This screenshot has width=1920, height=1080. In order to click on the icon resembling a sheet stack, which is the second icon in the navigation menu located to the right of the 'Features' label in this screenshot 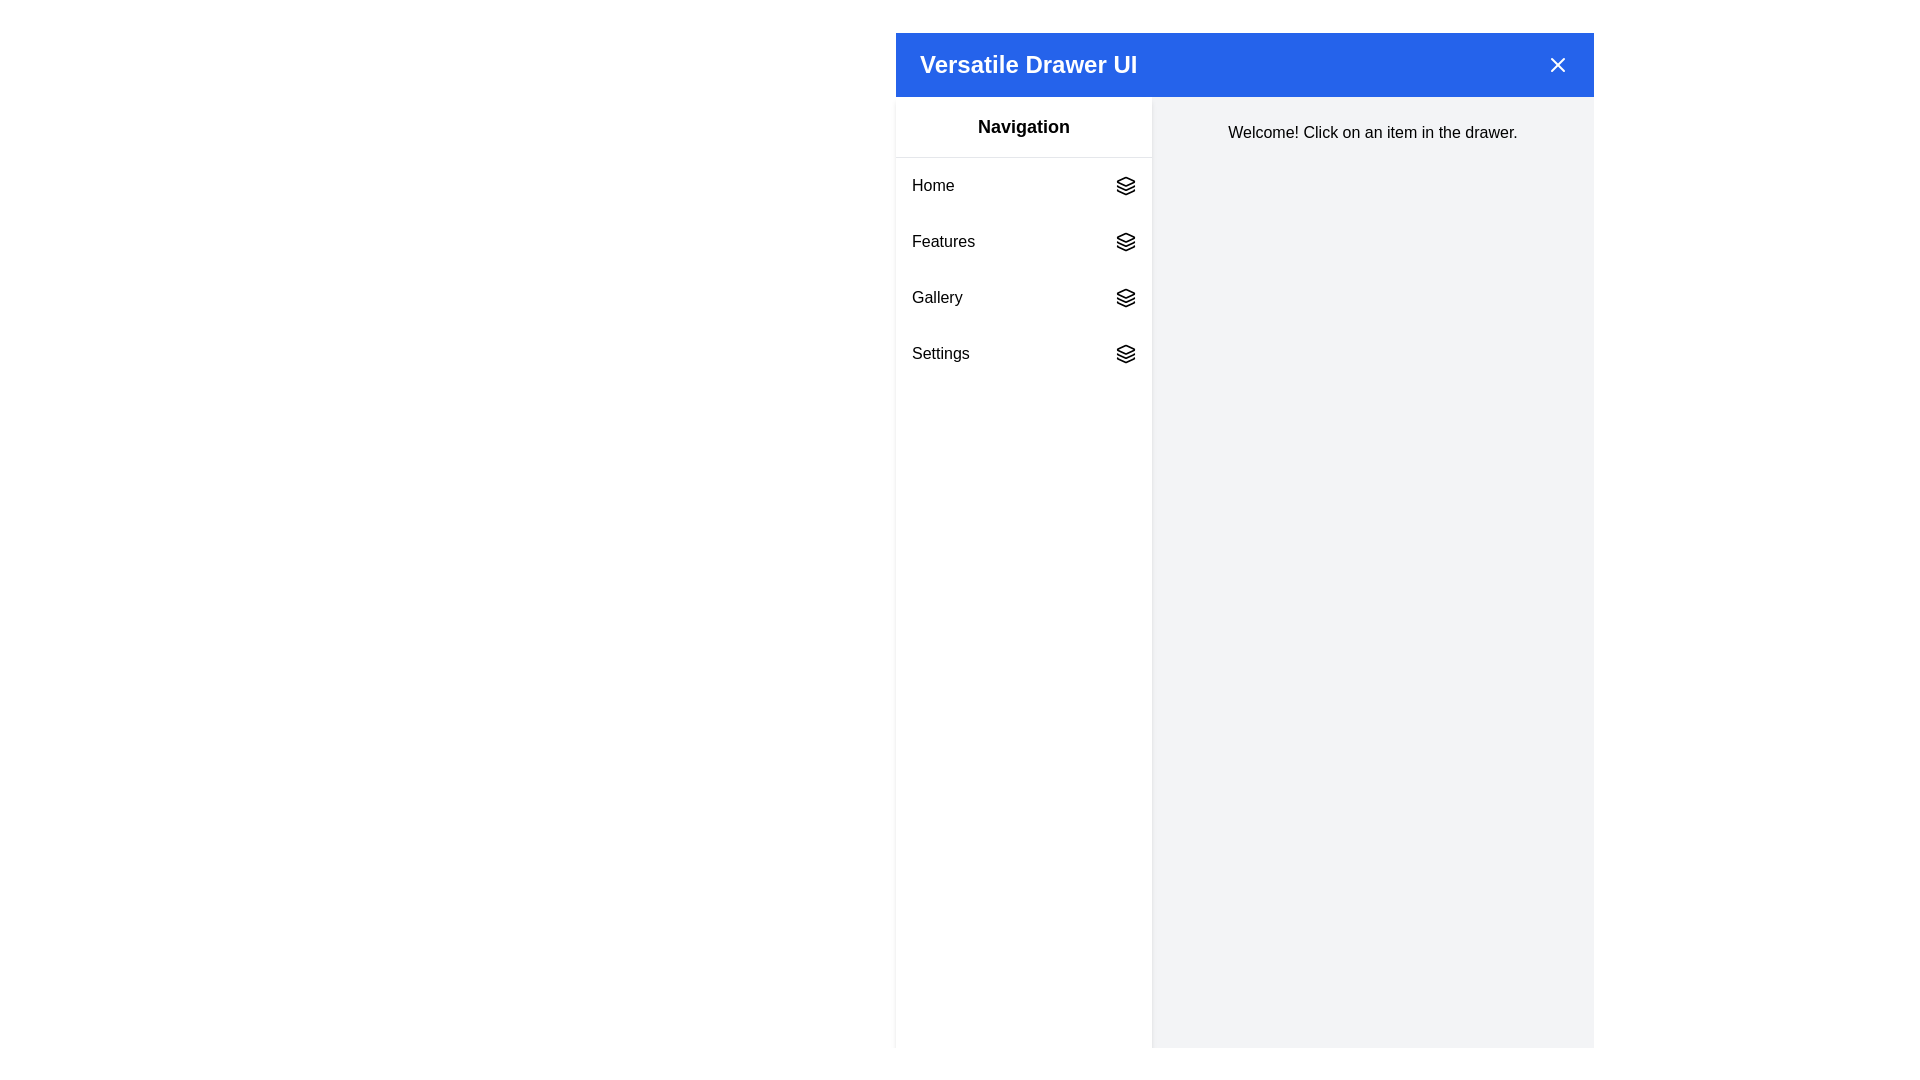, I will do `click(1126, 241)`.